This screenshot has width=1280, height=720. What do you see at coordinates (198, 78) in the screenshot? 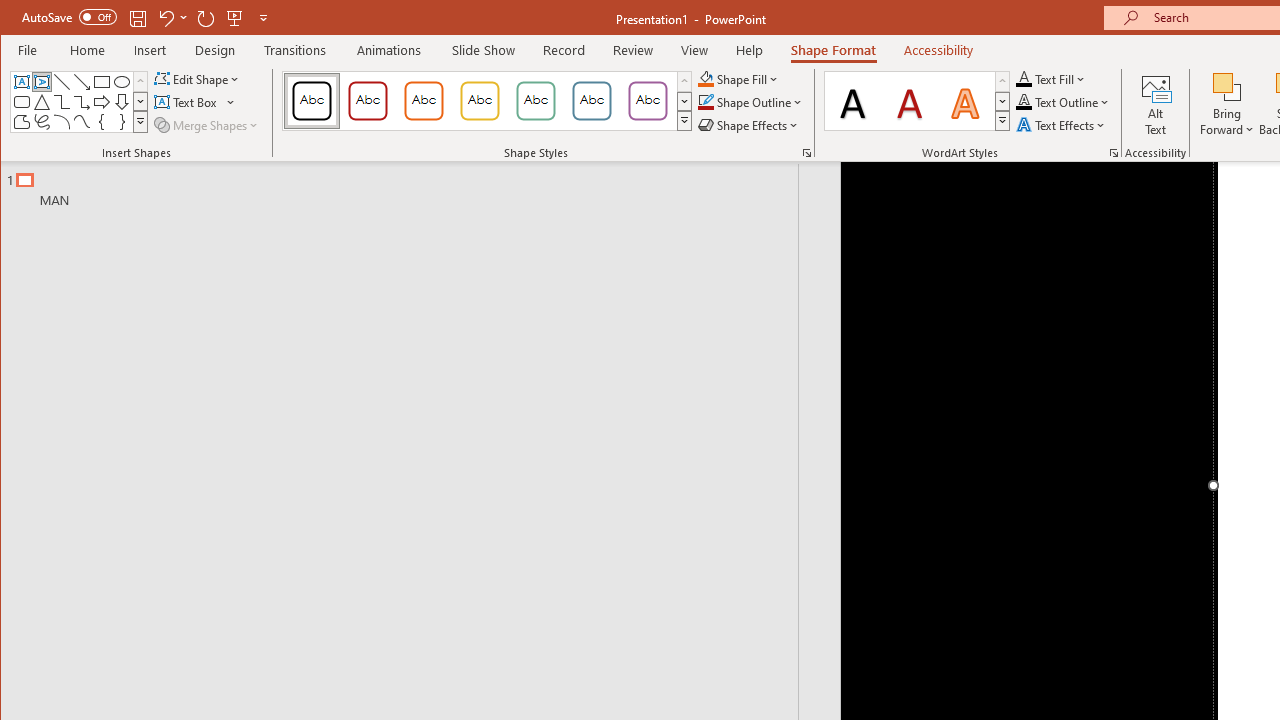
I see `'Edit Shape'` at bounding box center [198, 78].